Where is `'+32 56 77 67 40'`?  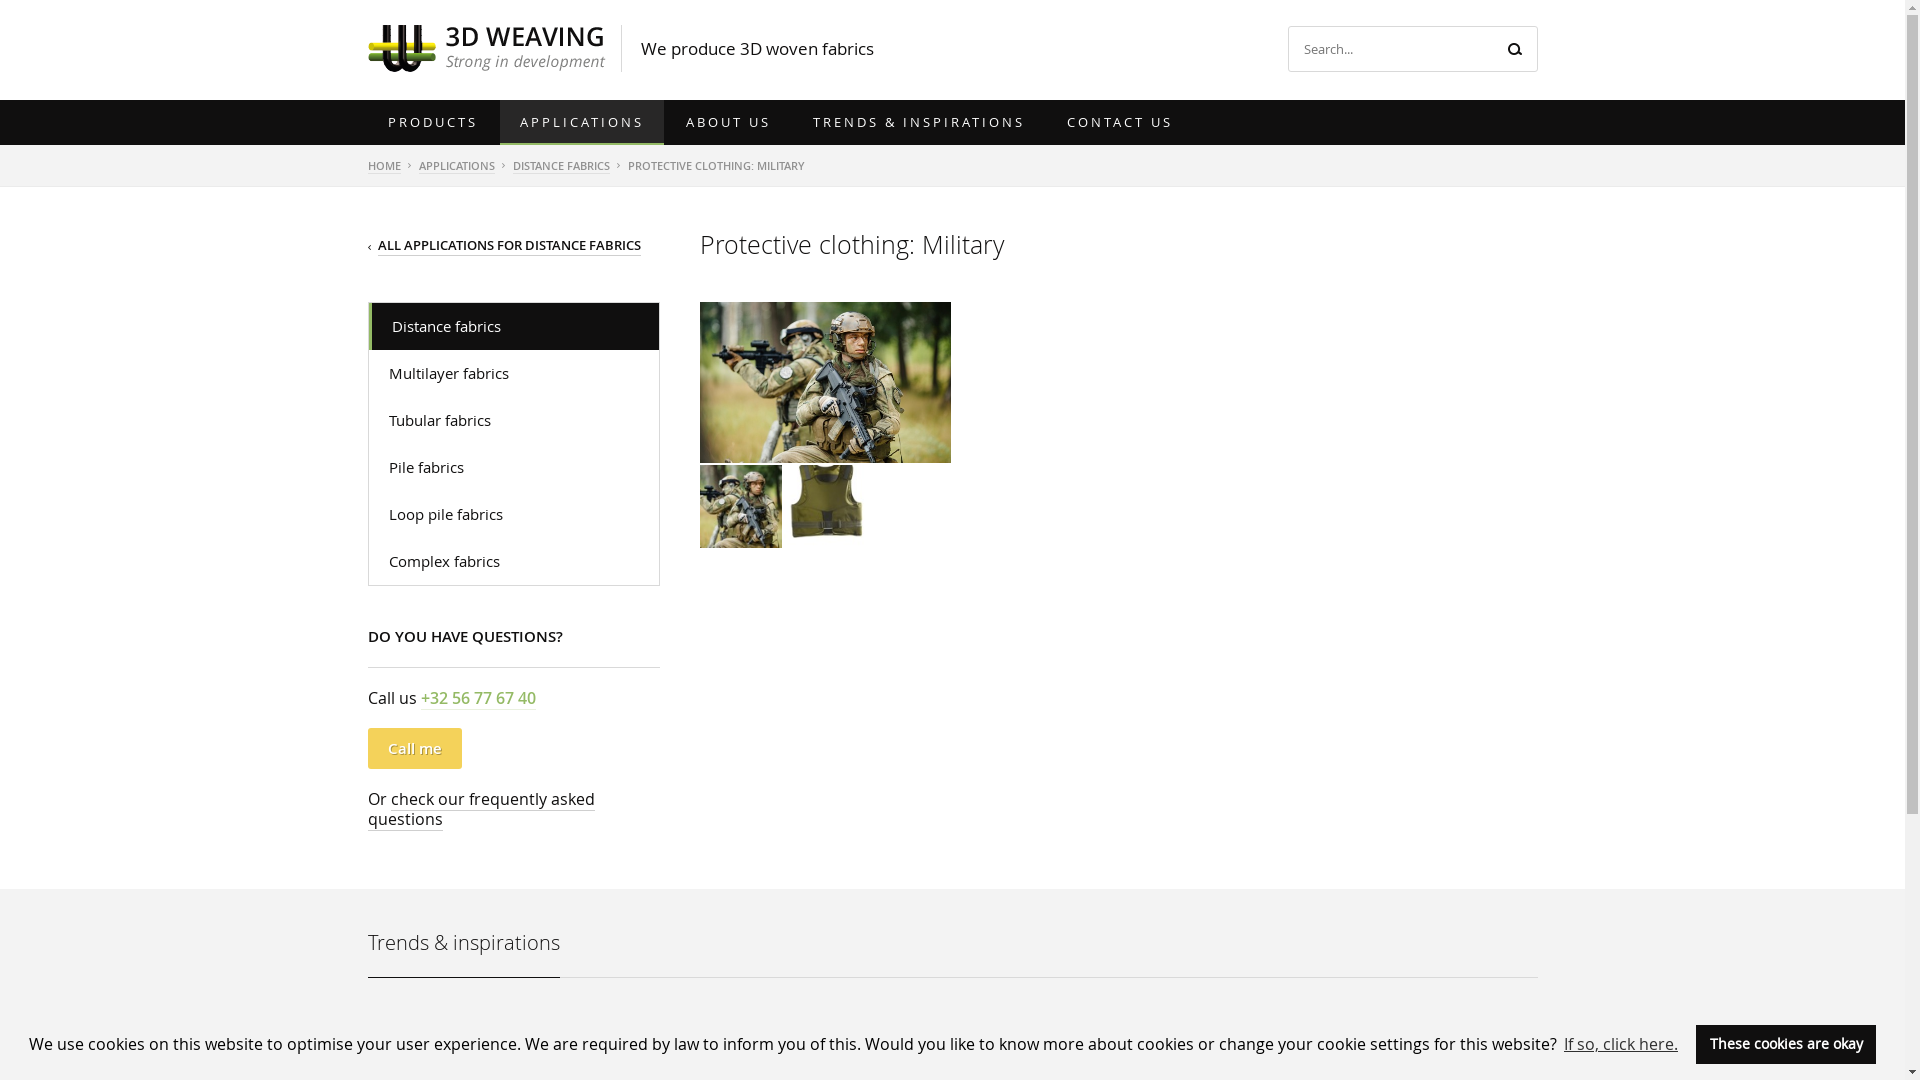
'+32 56 77 67 40' is located at coordinates (476, 697).